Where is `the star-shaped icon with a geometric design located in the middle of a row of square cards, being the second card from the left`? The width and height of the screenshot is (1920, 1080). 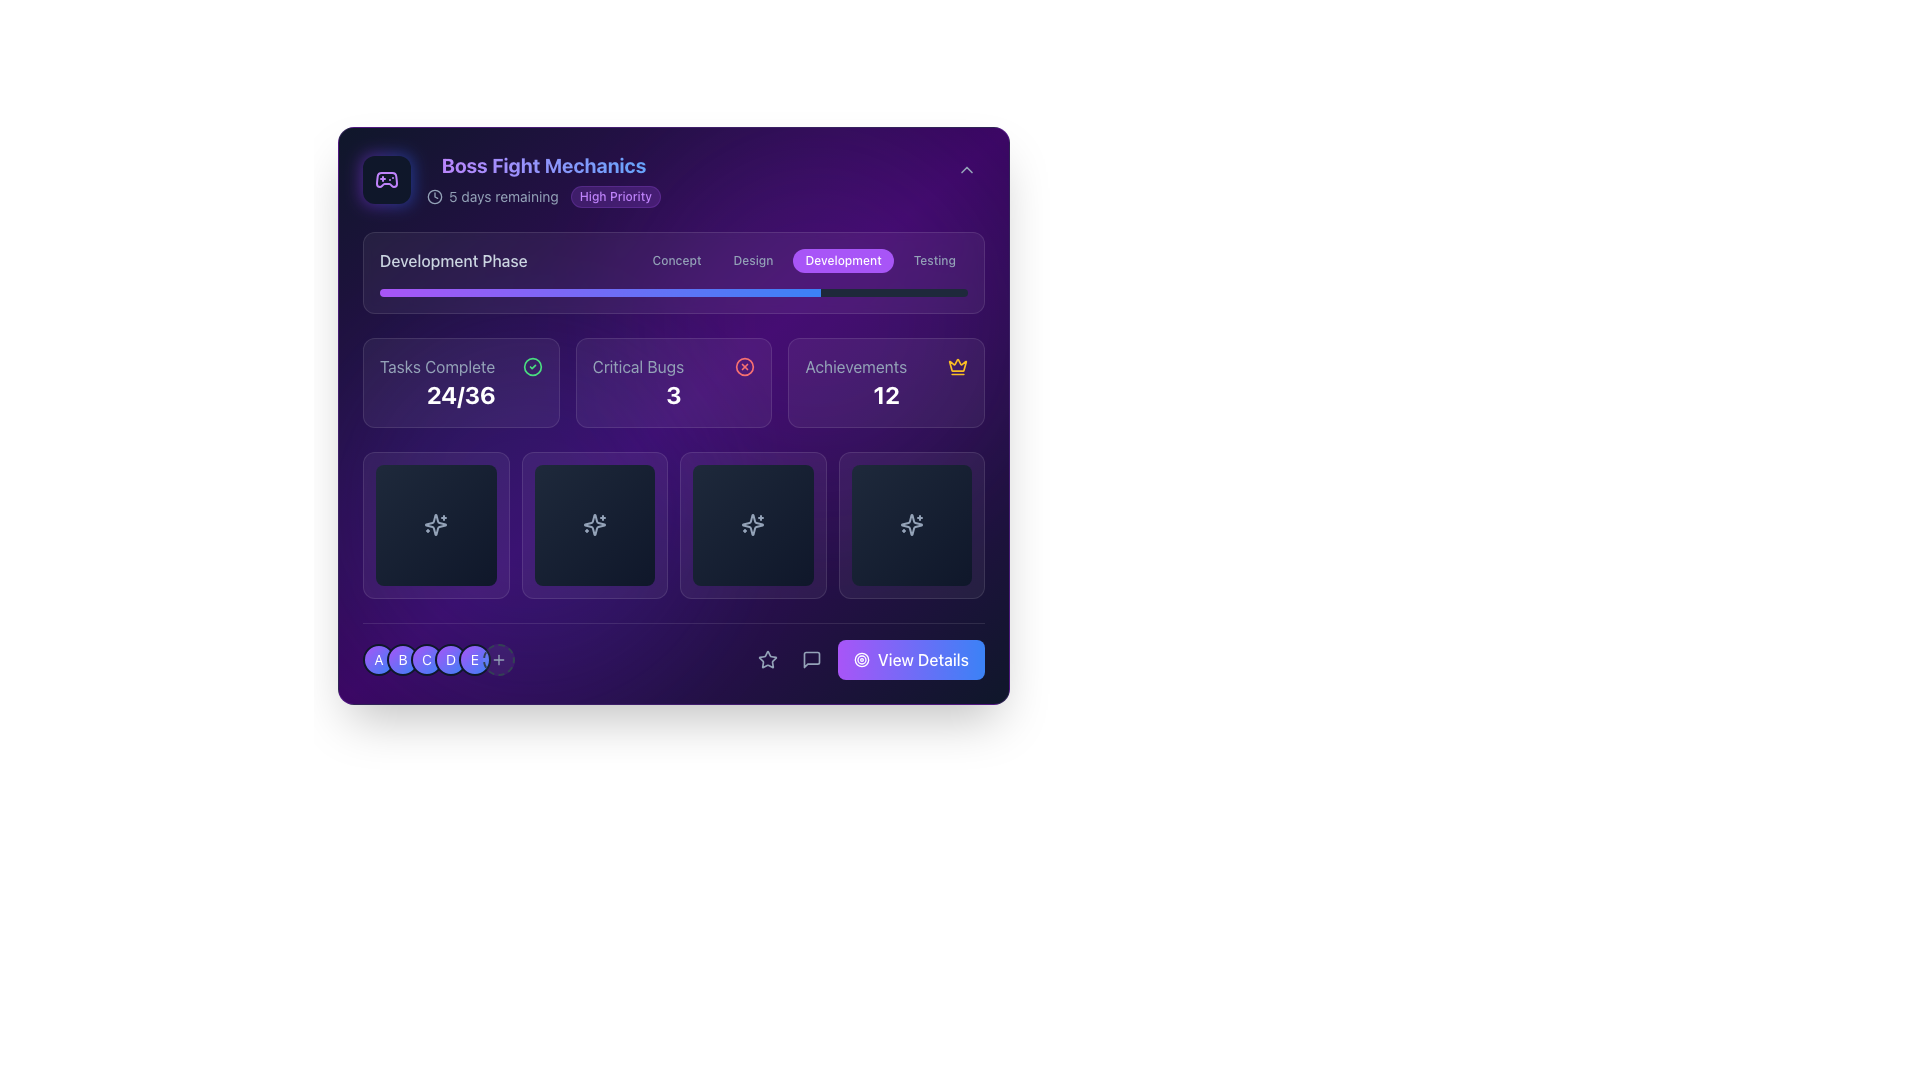
the star-shaped icon with a geometric design located in the middle of a row of square cards, being the second card from the left is located at coordinates (593, 524).